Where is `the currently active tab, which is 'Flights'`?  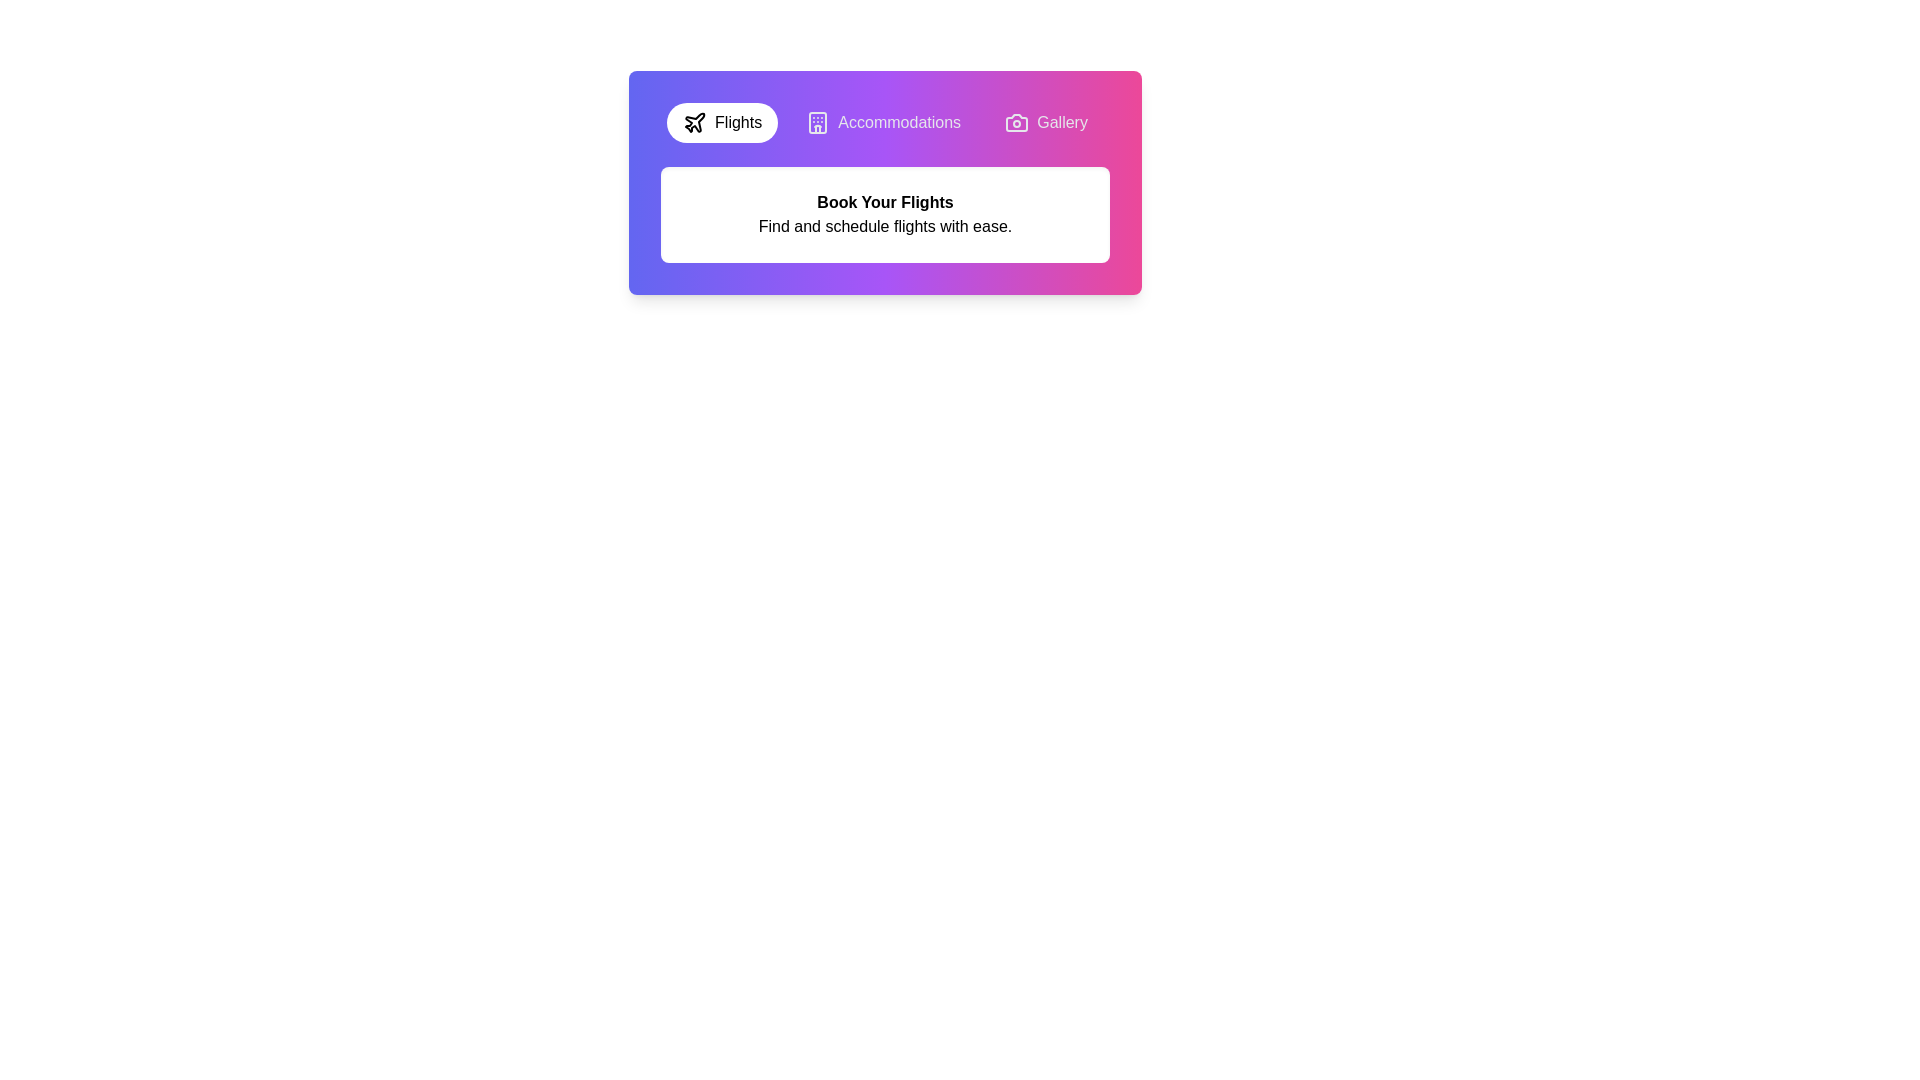
the currently active tab, which is 'Flights' is located at coordinates (721, 123).